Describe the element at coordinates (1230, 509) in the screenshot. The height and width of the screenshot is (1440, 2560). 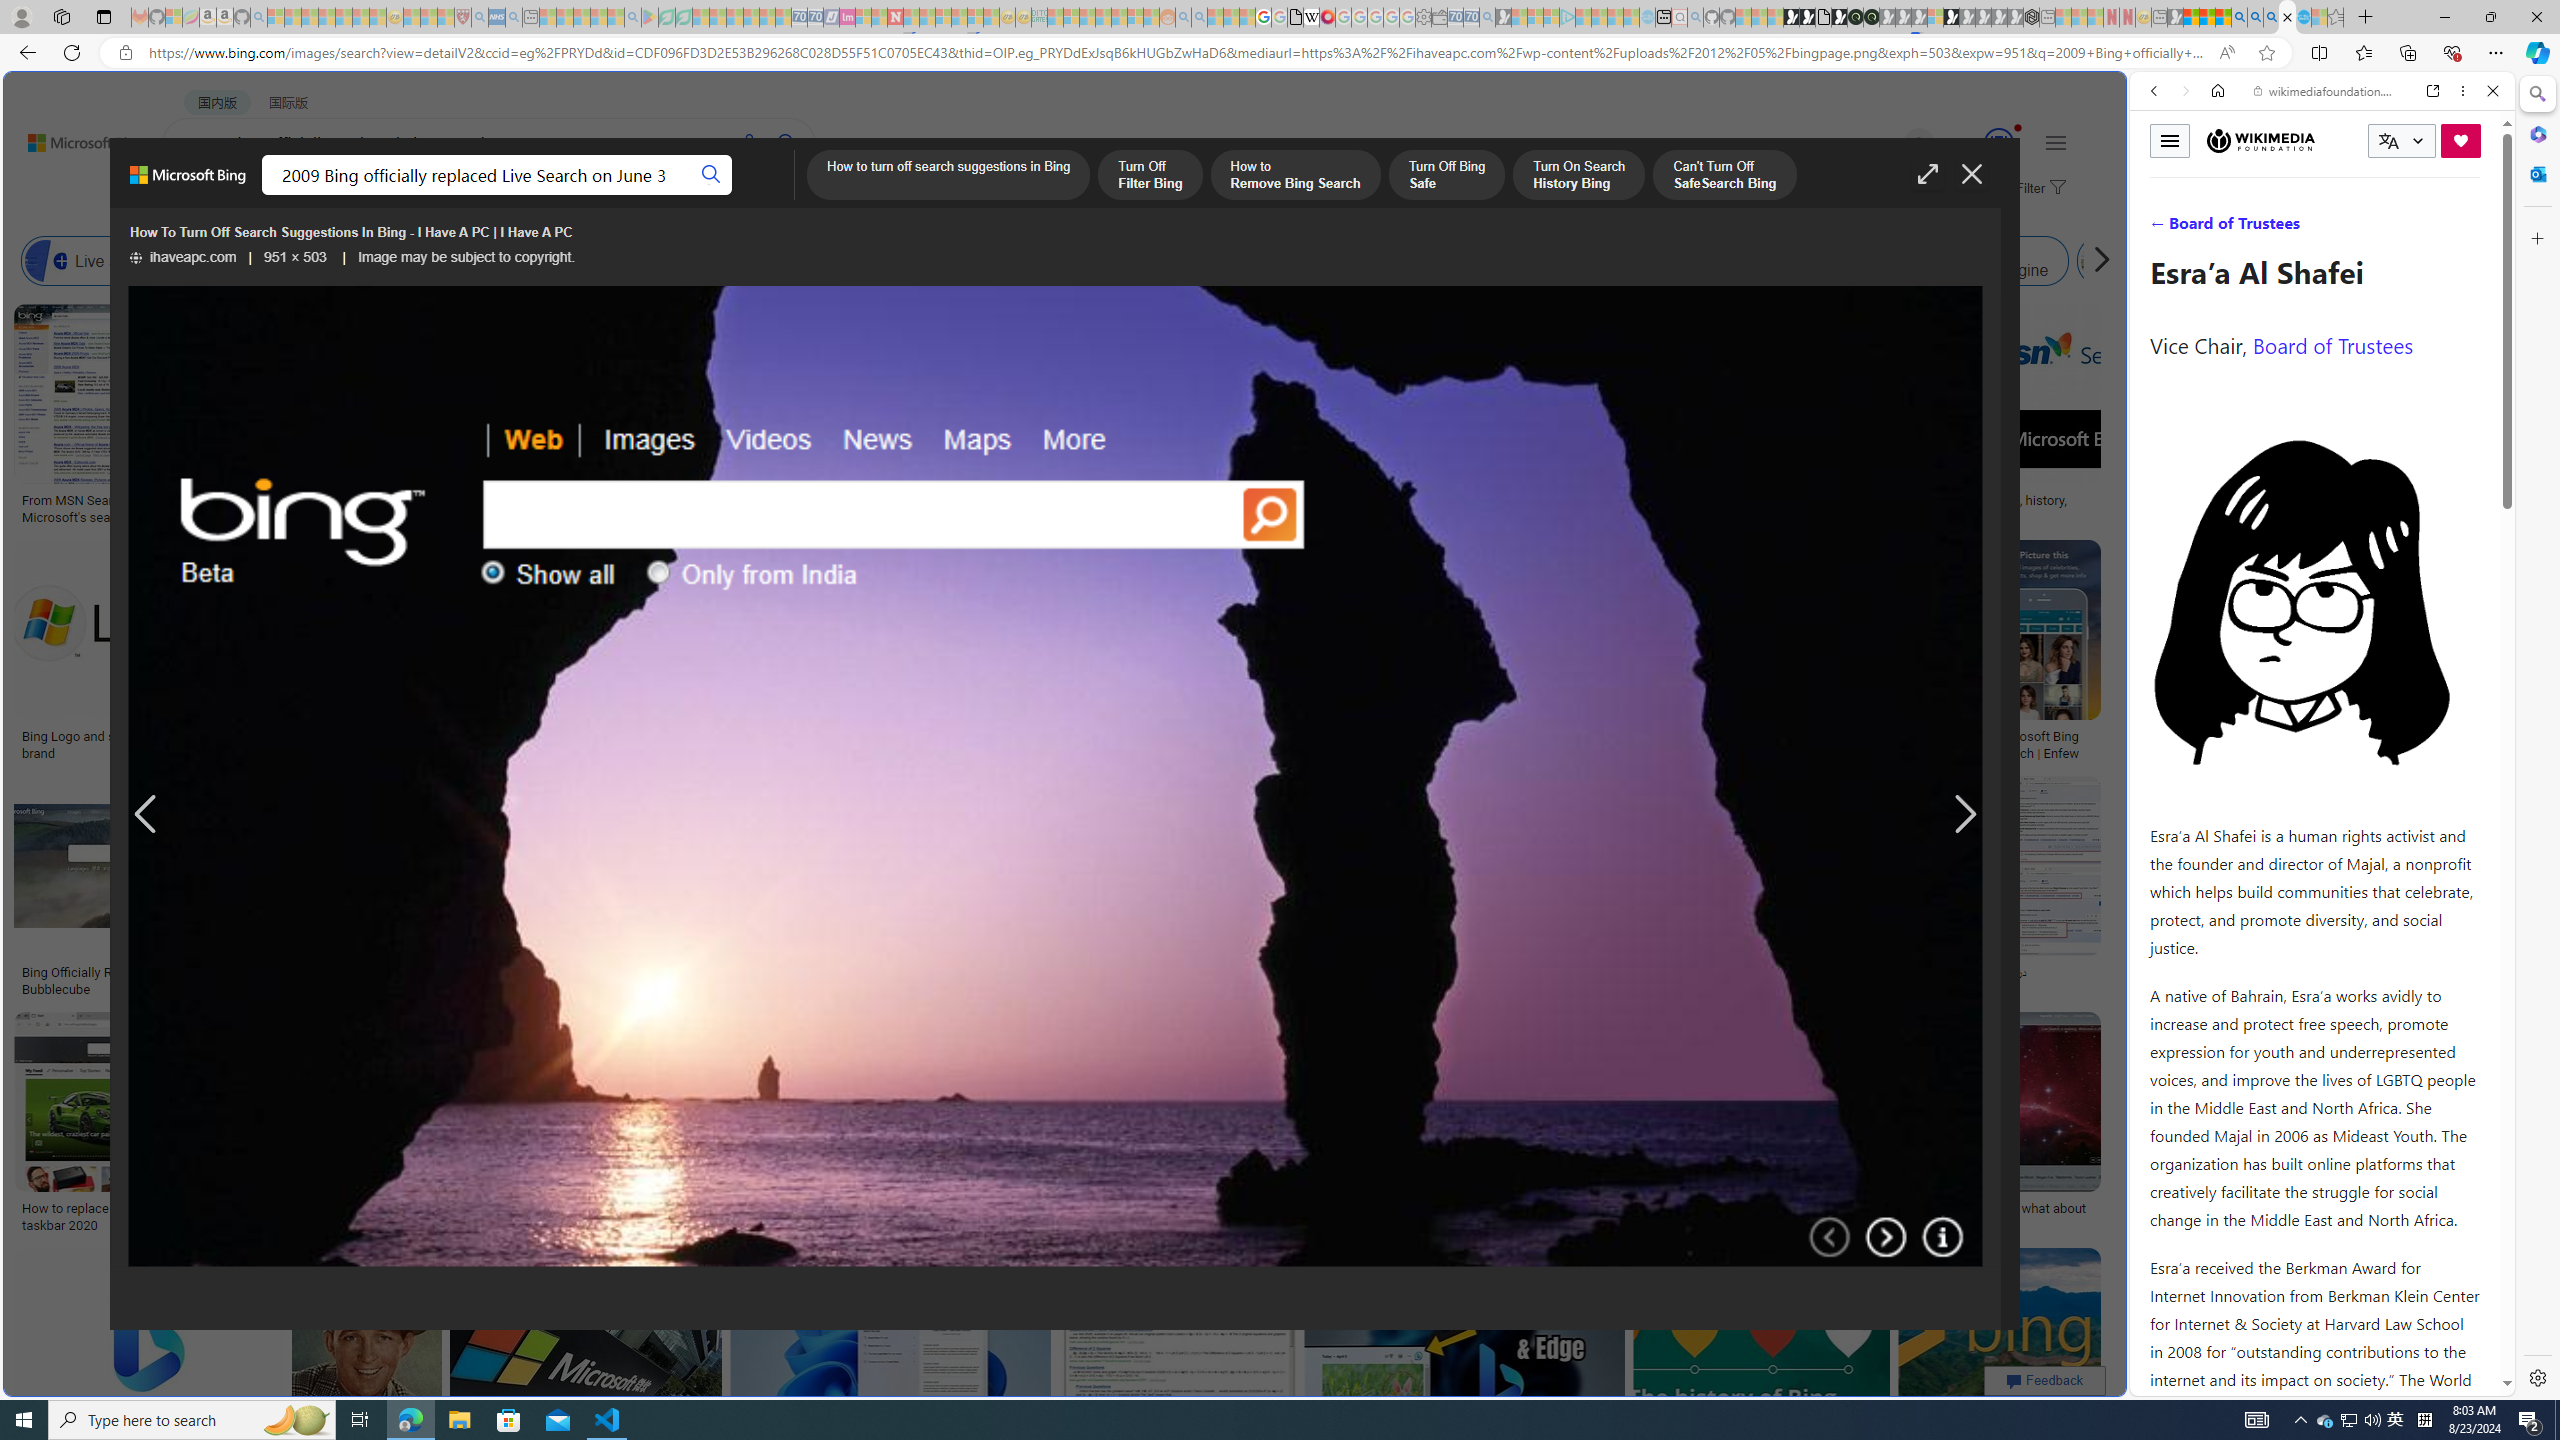
I see `'Bing: rebranding search: idsgn (a design blog)'` at that location.